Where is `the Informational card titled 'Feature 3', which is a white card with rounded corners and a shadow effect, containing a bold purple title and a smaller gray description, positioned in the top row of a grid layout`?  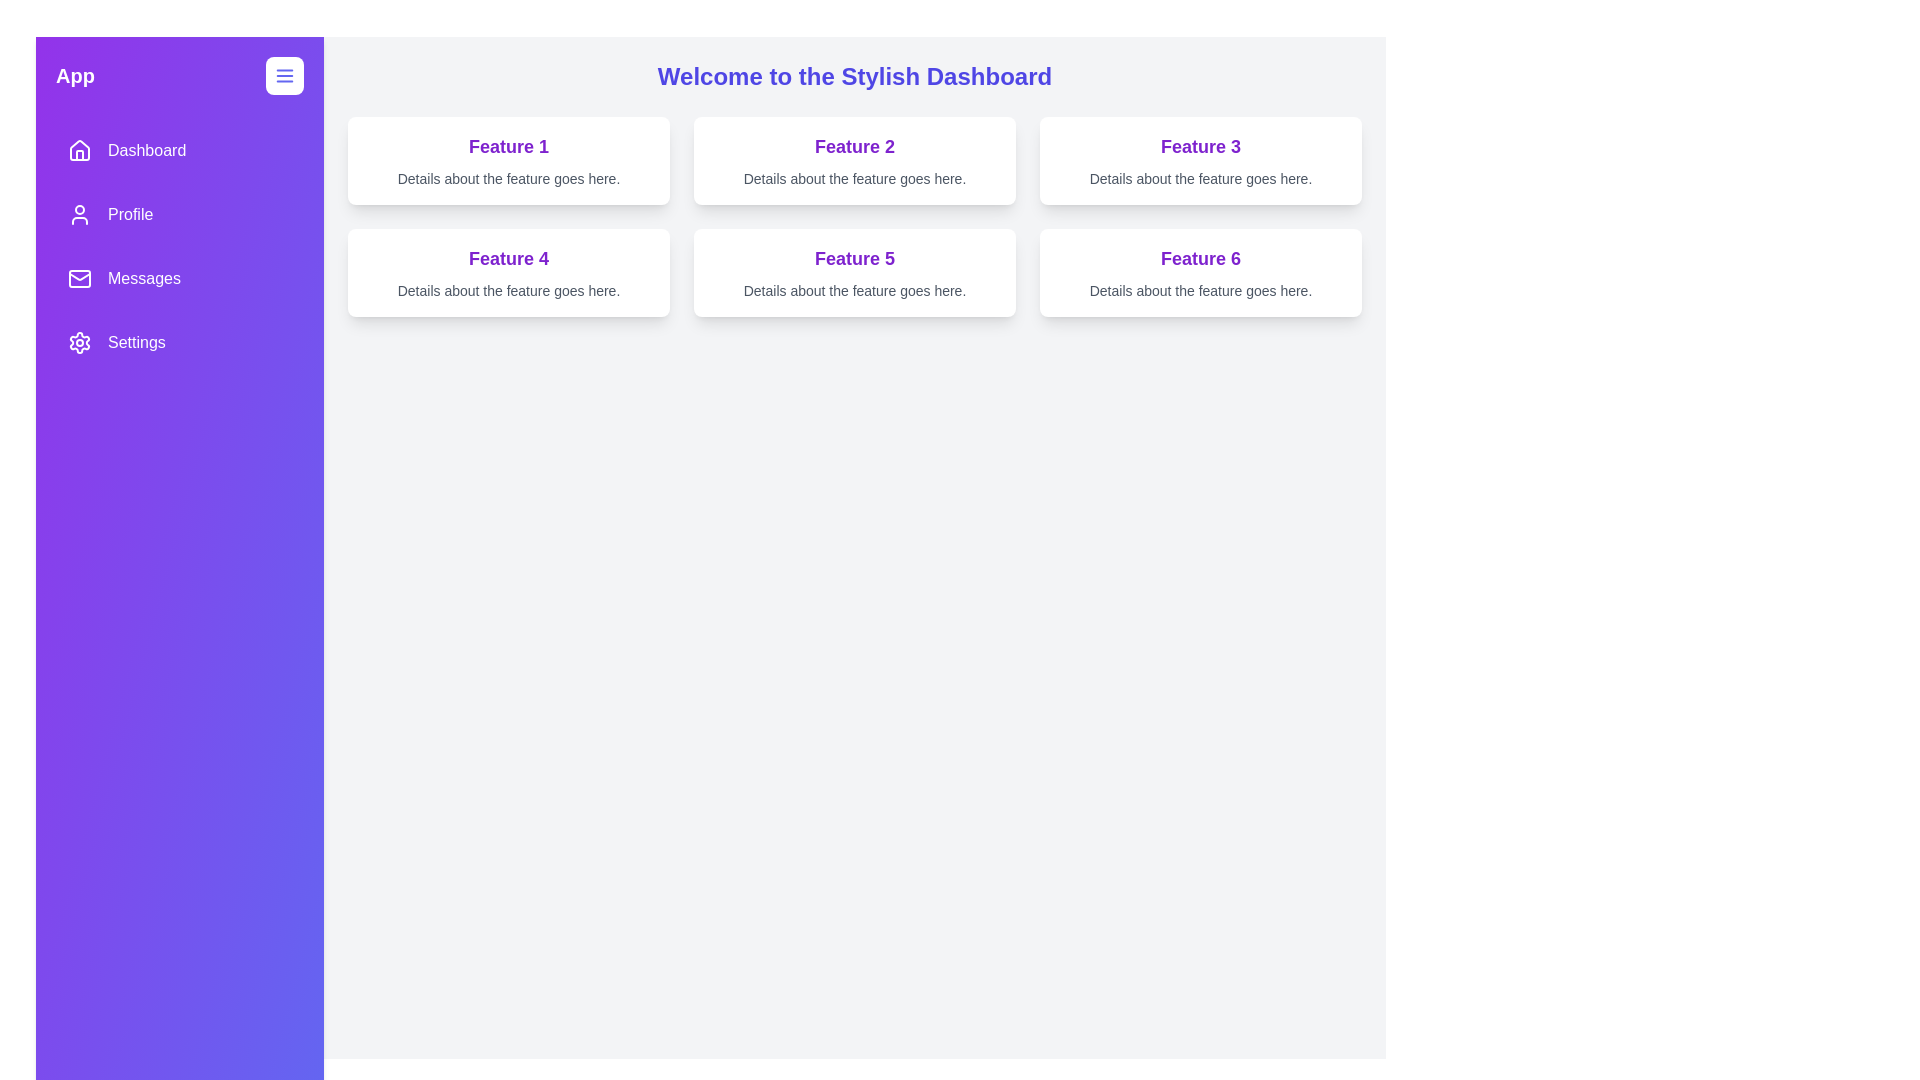 the Informational card titled 'Feature 3', which is a white card with rounded corners and a shadow effect, containing a bold purple title and a smaller gray description, positioned in the top row of a grid layout is located at coordinates (1200, 160).